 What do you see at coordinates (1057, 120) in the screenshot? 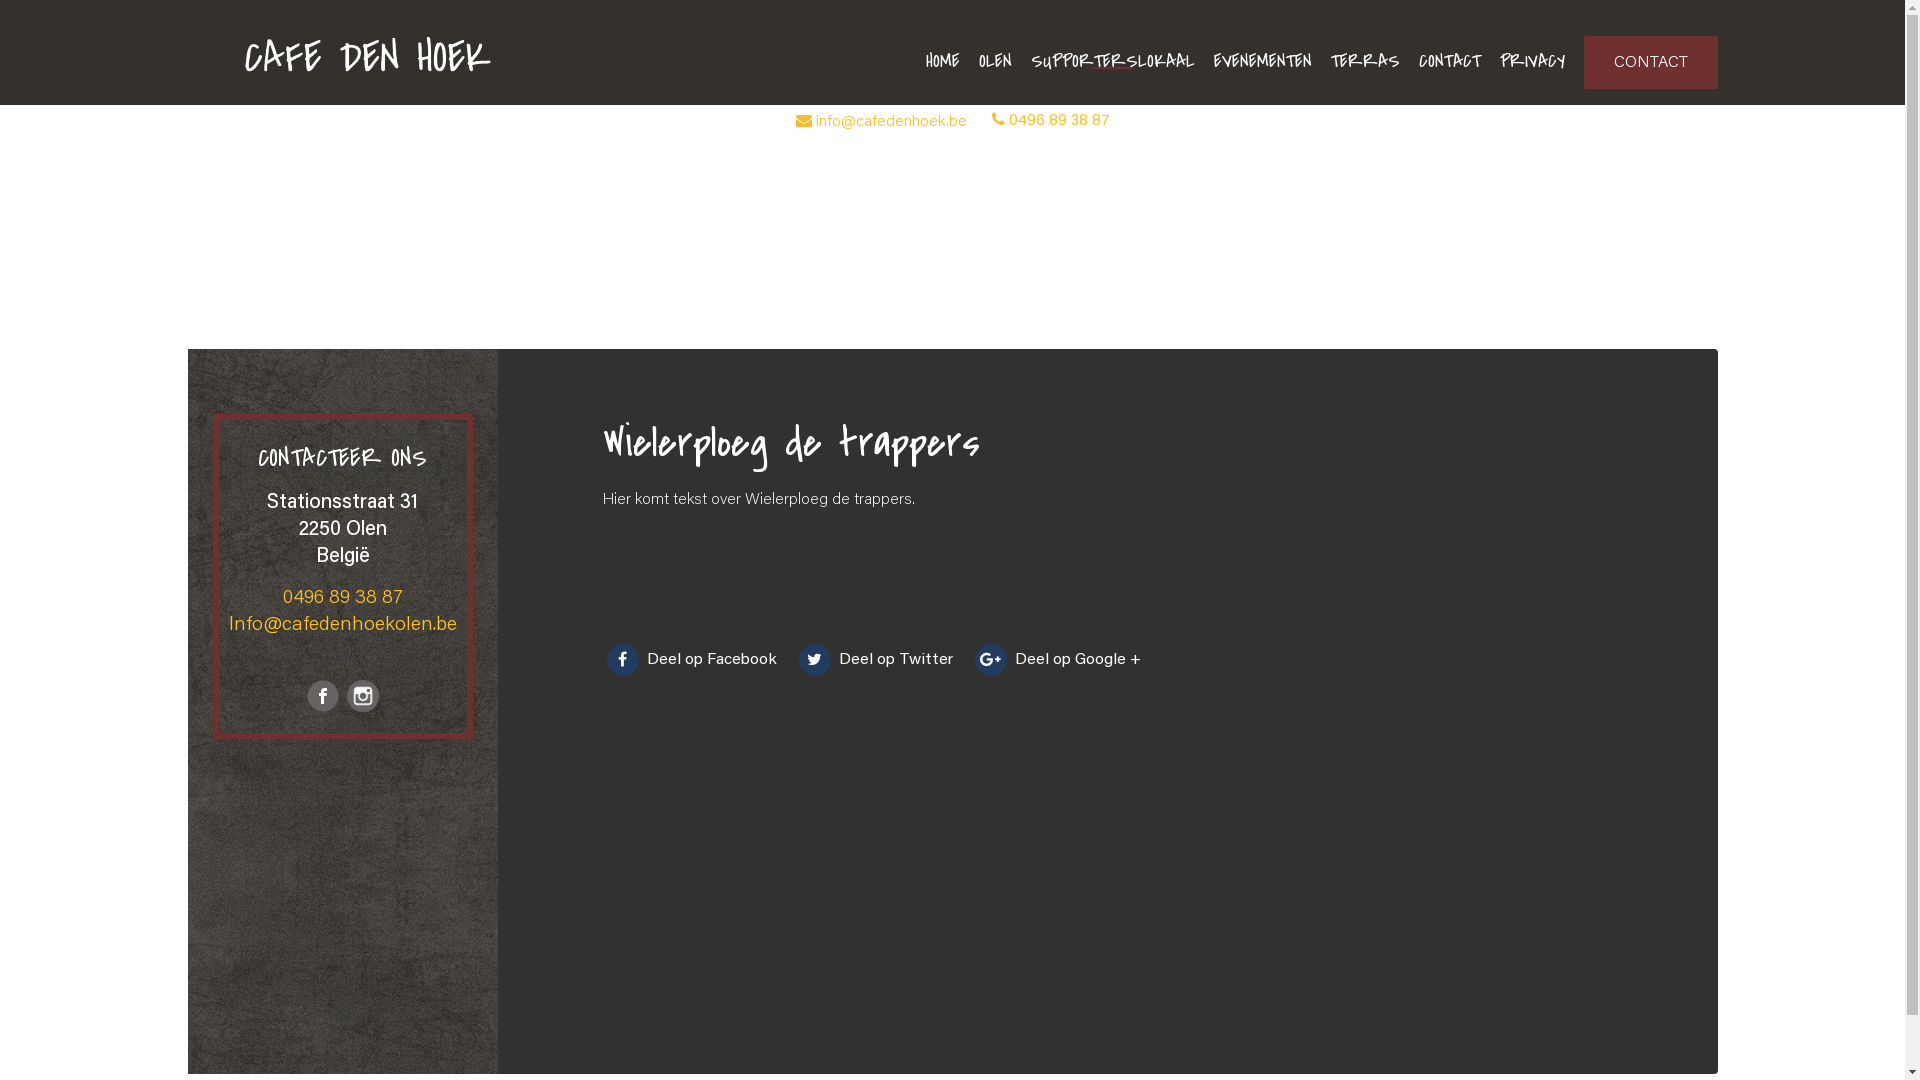
I see `'0496 89 38 87'` at bounding box center [1057, 120].